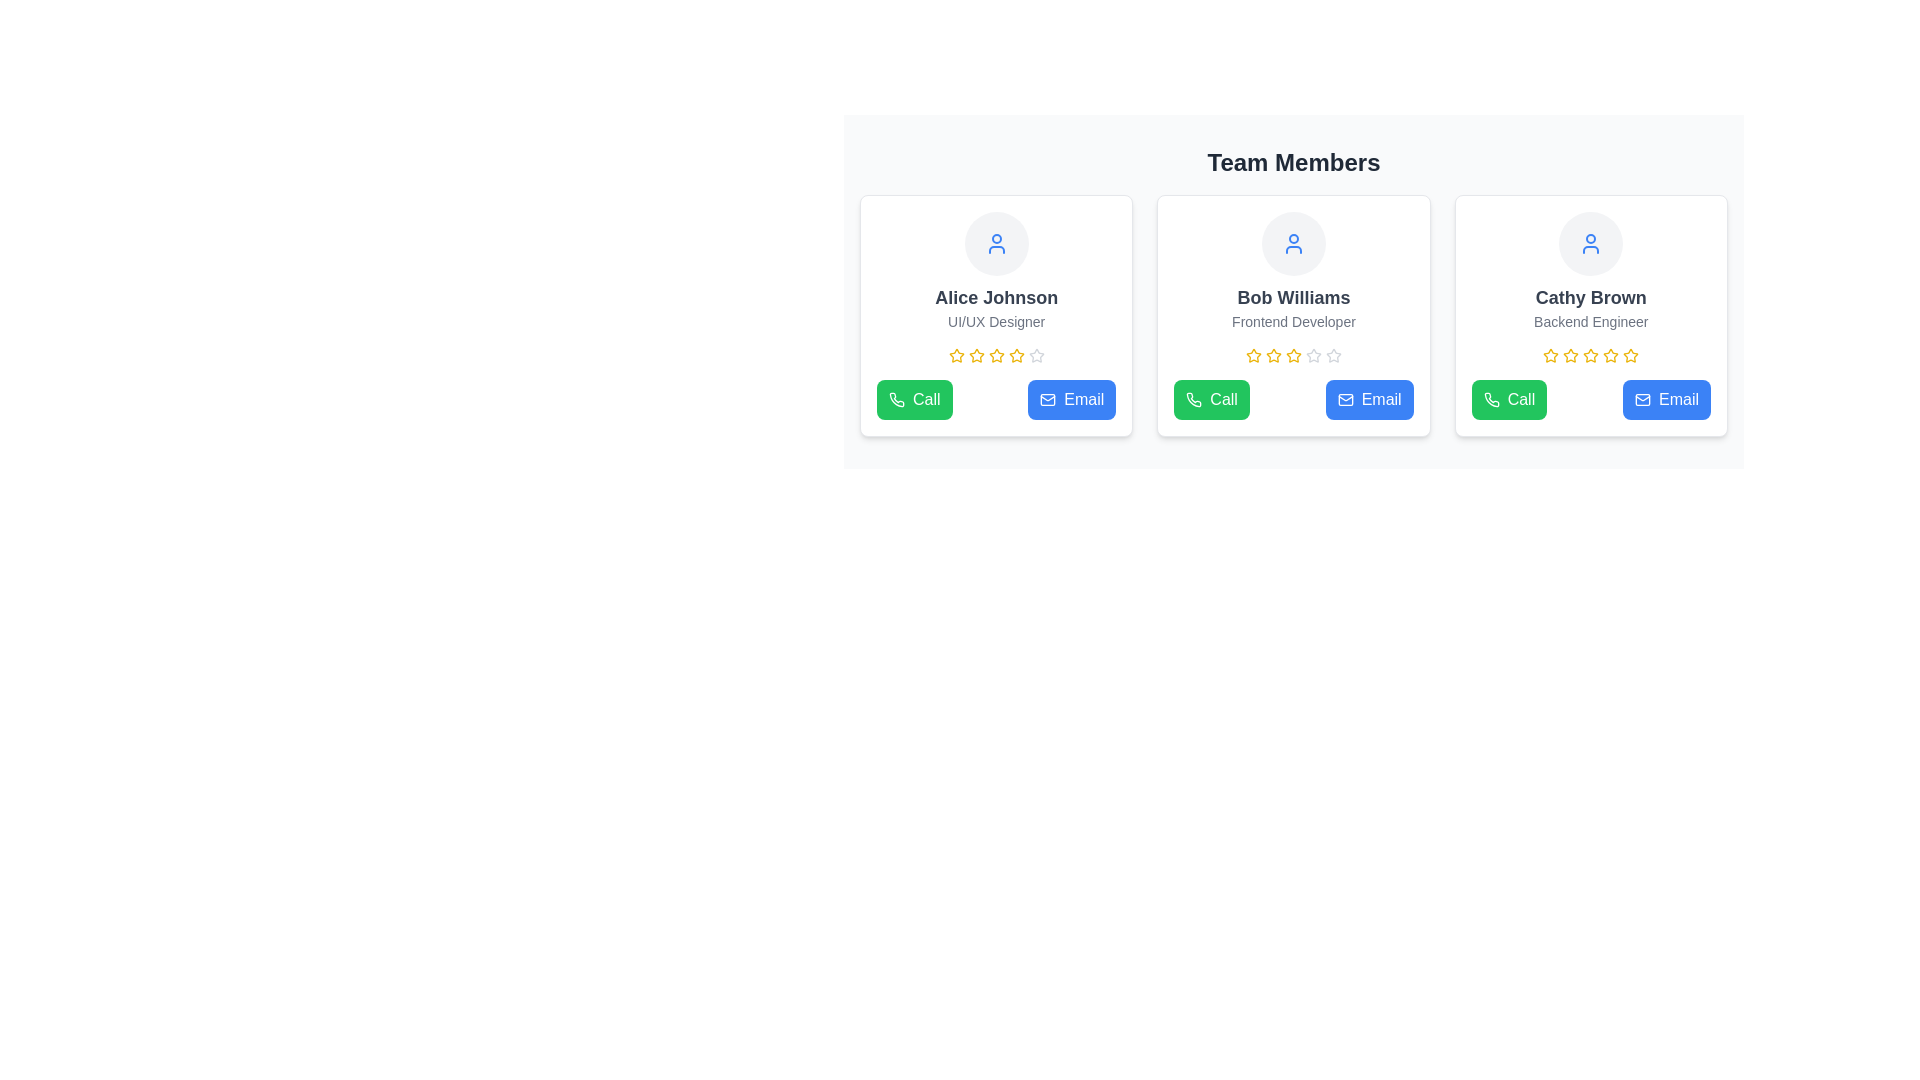 The image size is (1920, 1080). What do you see at coordinates (913, 400) in the screenshot?
I see `the green 'Call' button with a phone icon to initiate a call` at bounding box center [913, 400].